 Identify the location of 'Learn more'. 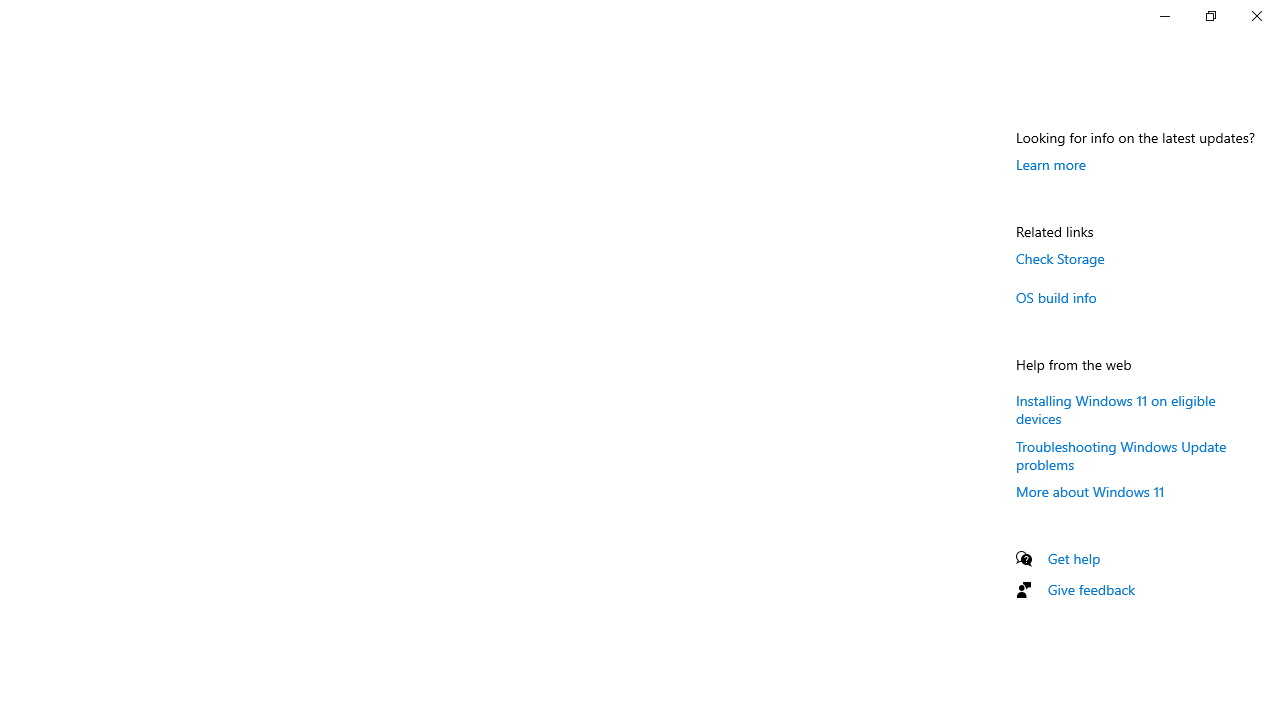
(1050, 163).